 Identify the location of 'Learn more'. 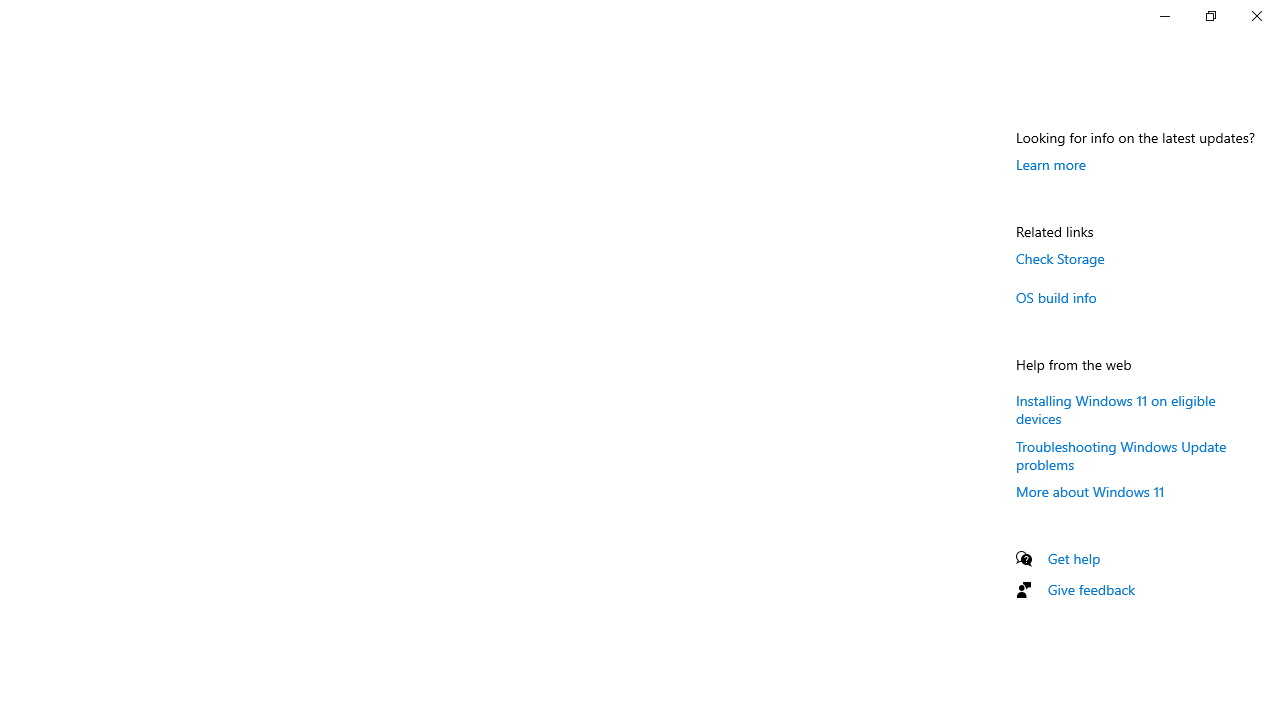
(1050, 163).